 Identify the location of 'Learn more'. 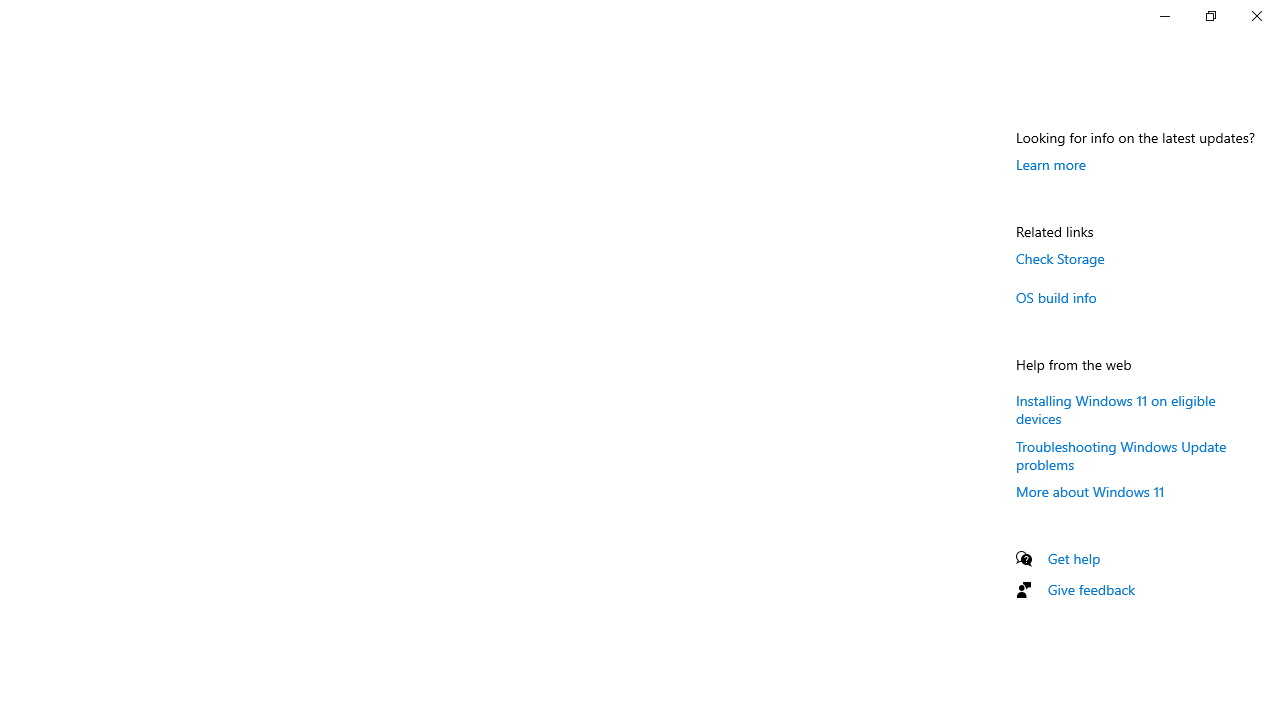
(1050, 163).